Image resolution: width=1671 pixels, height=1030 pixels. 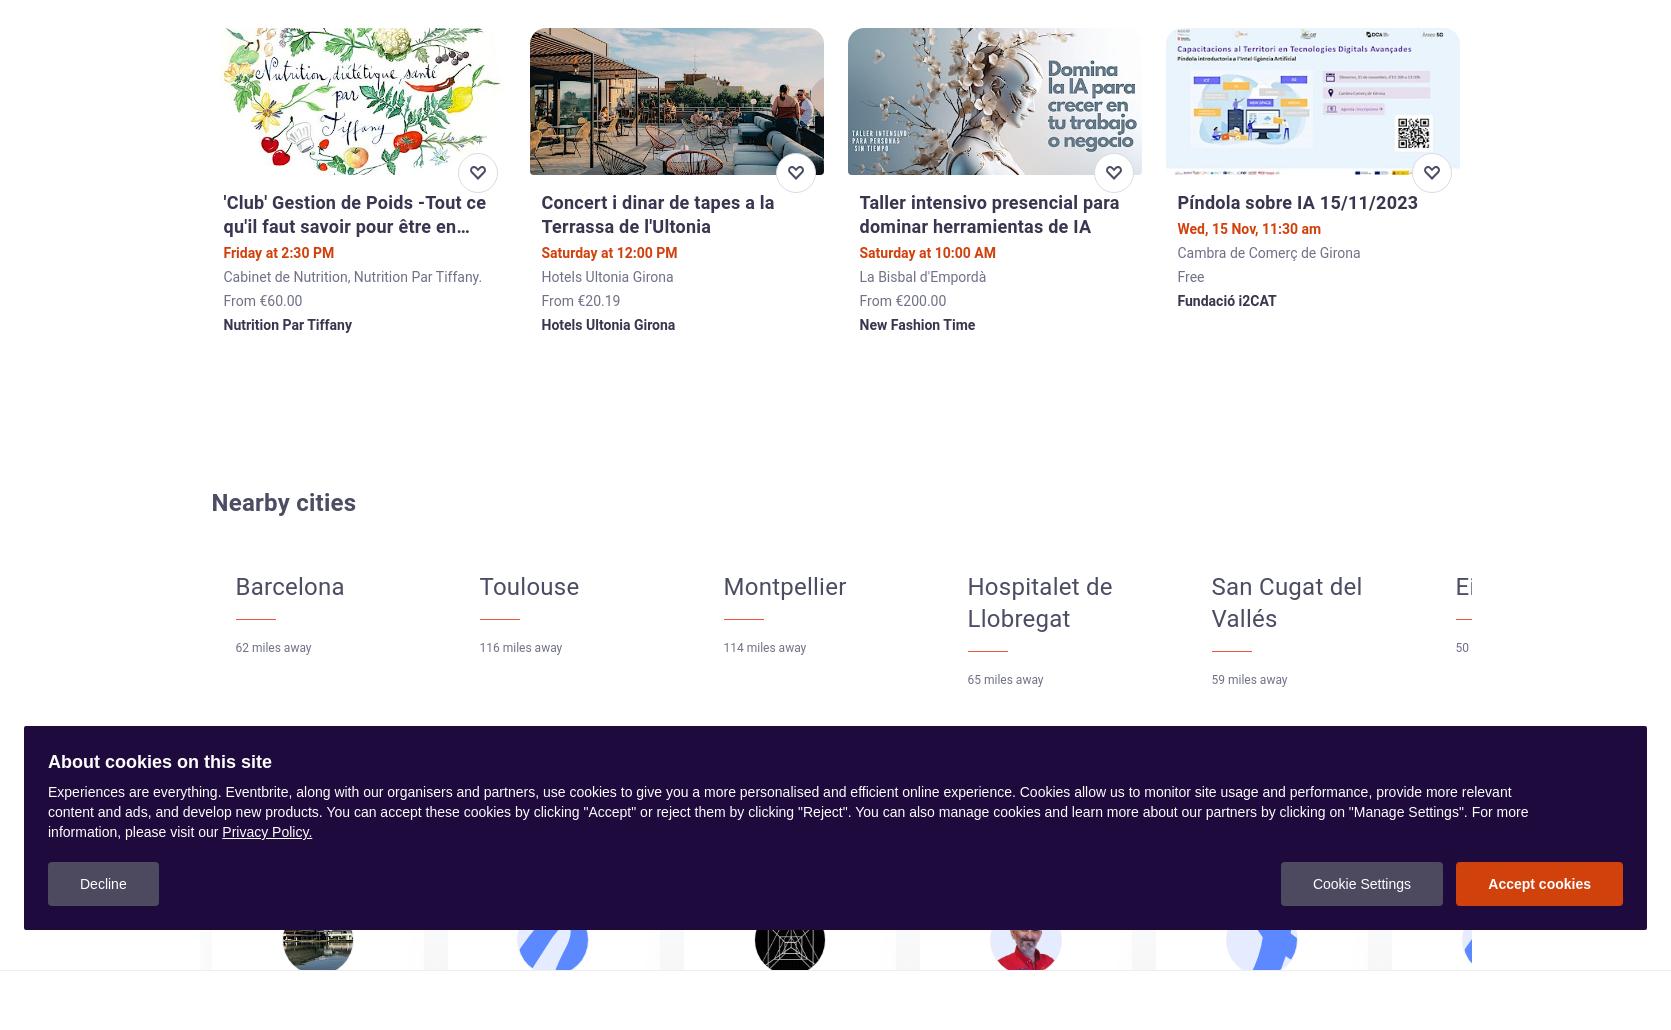 I want to click on 'Friday at 2:30 PM', so click(x=278, y=252).